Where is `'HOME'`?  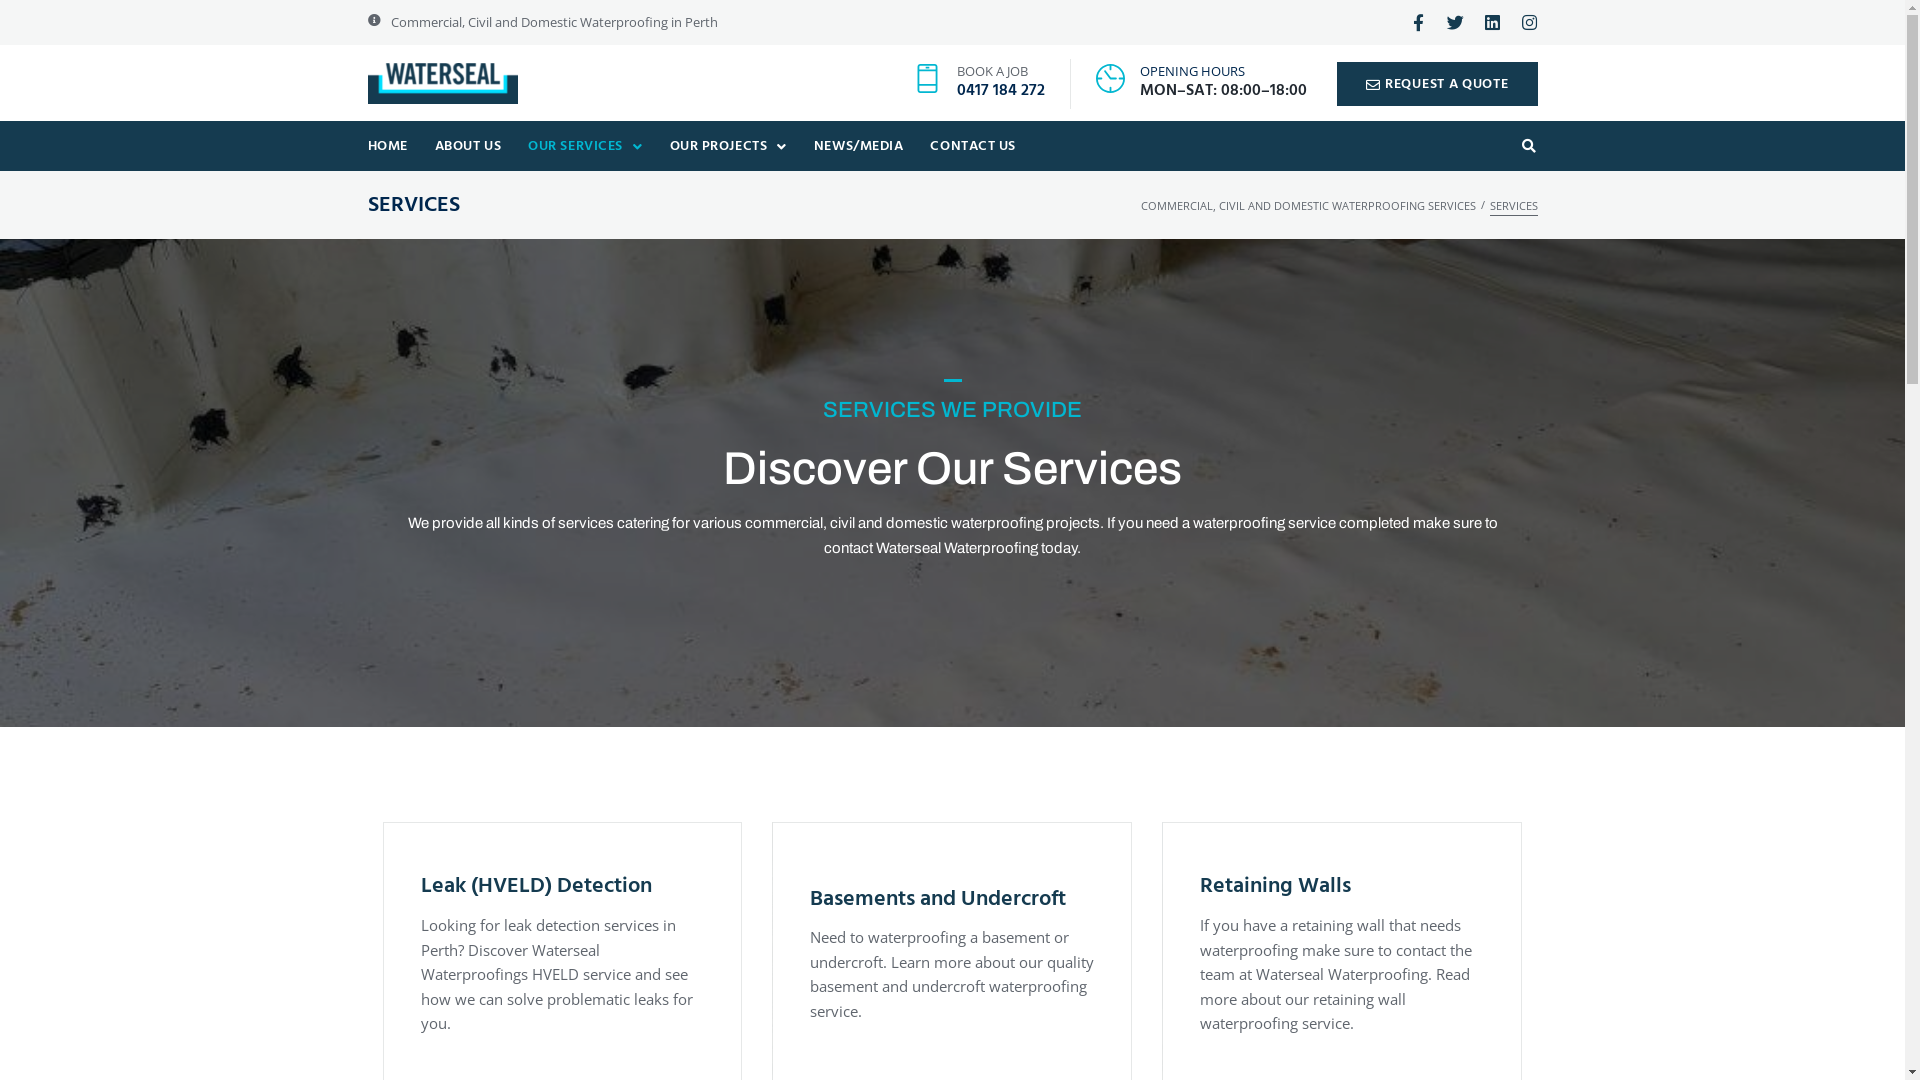 'HOME' is located at coordinates (387, 145).